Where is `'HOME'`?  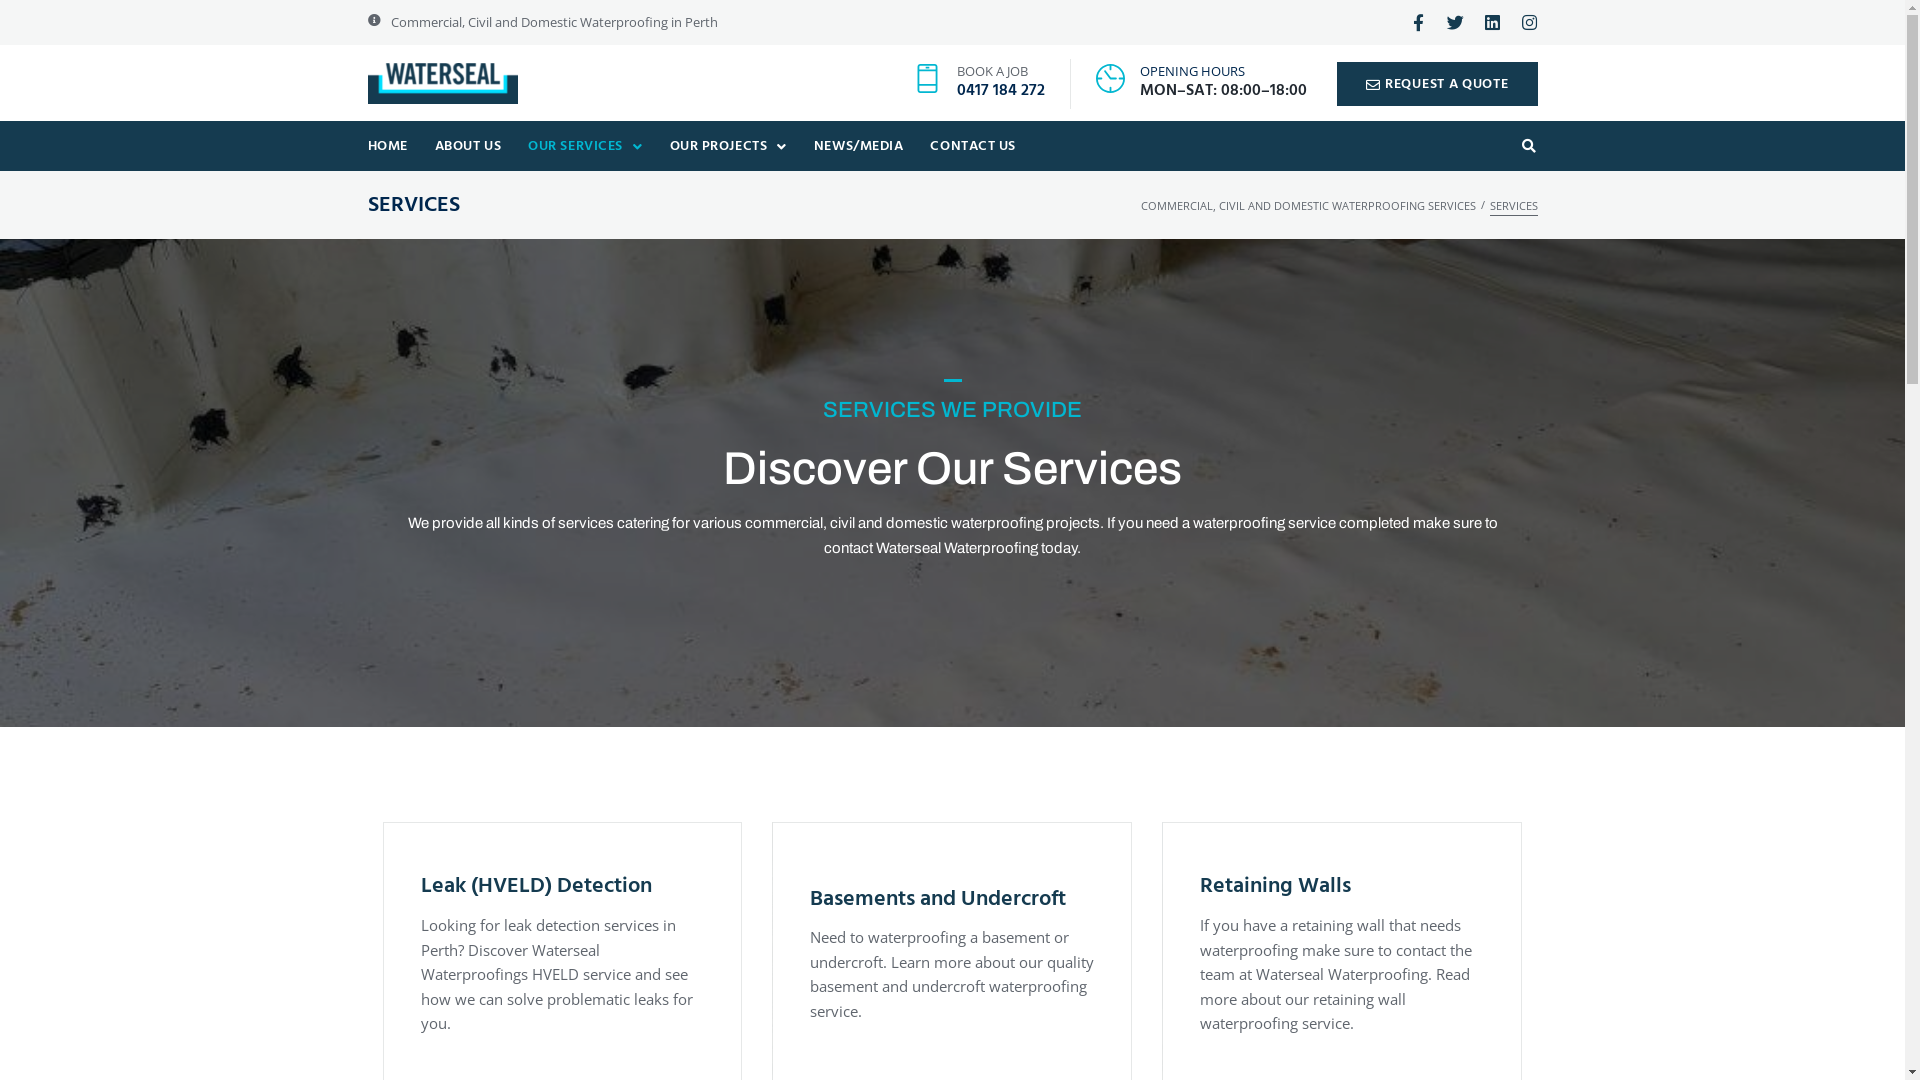 'HOME' is located at coordinates (387, 145).